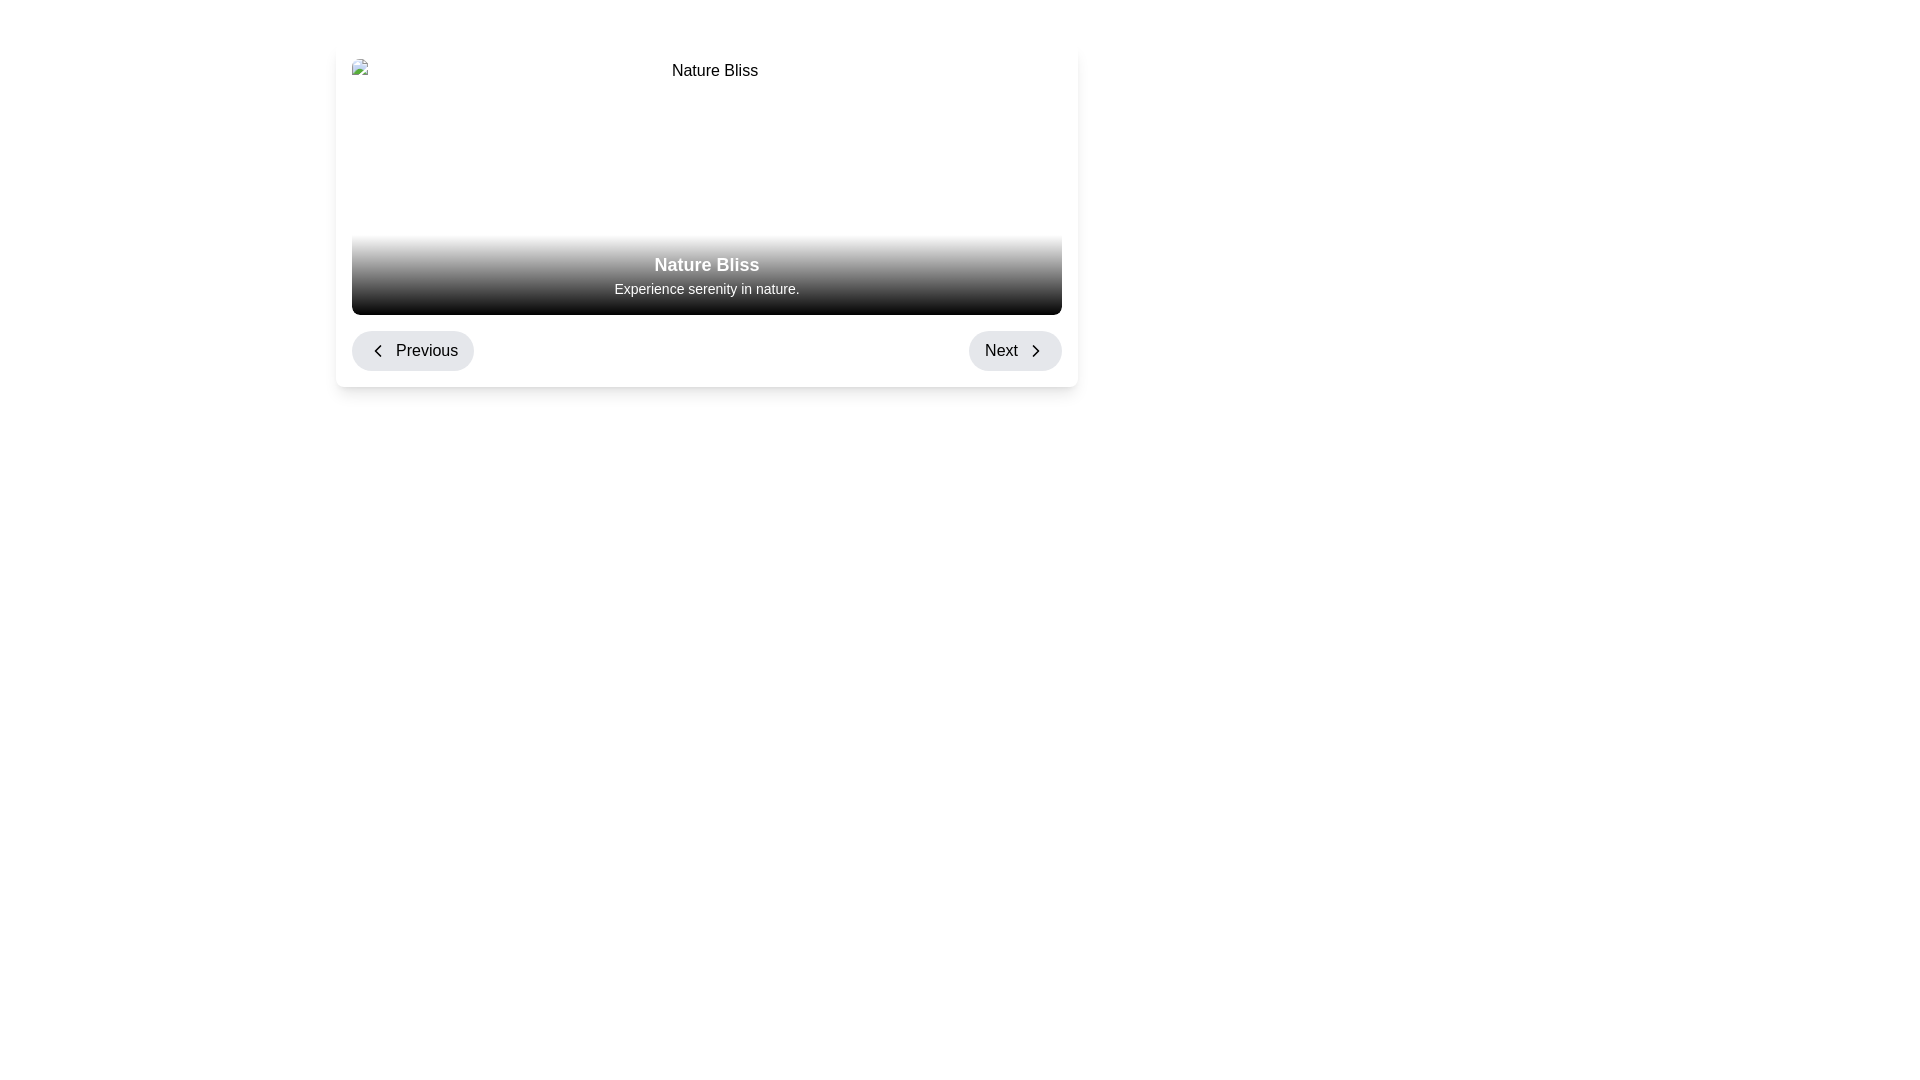  I want to click on the 'Next' button located at the bottom right corner of the navigation section, so click(1015, 350).